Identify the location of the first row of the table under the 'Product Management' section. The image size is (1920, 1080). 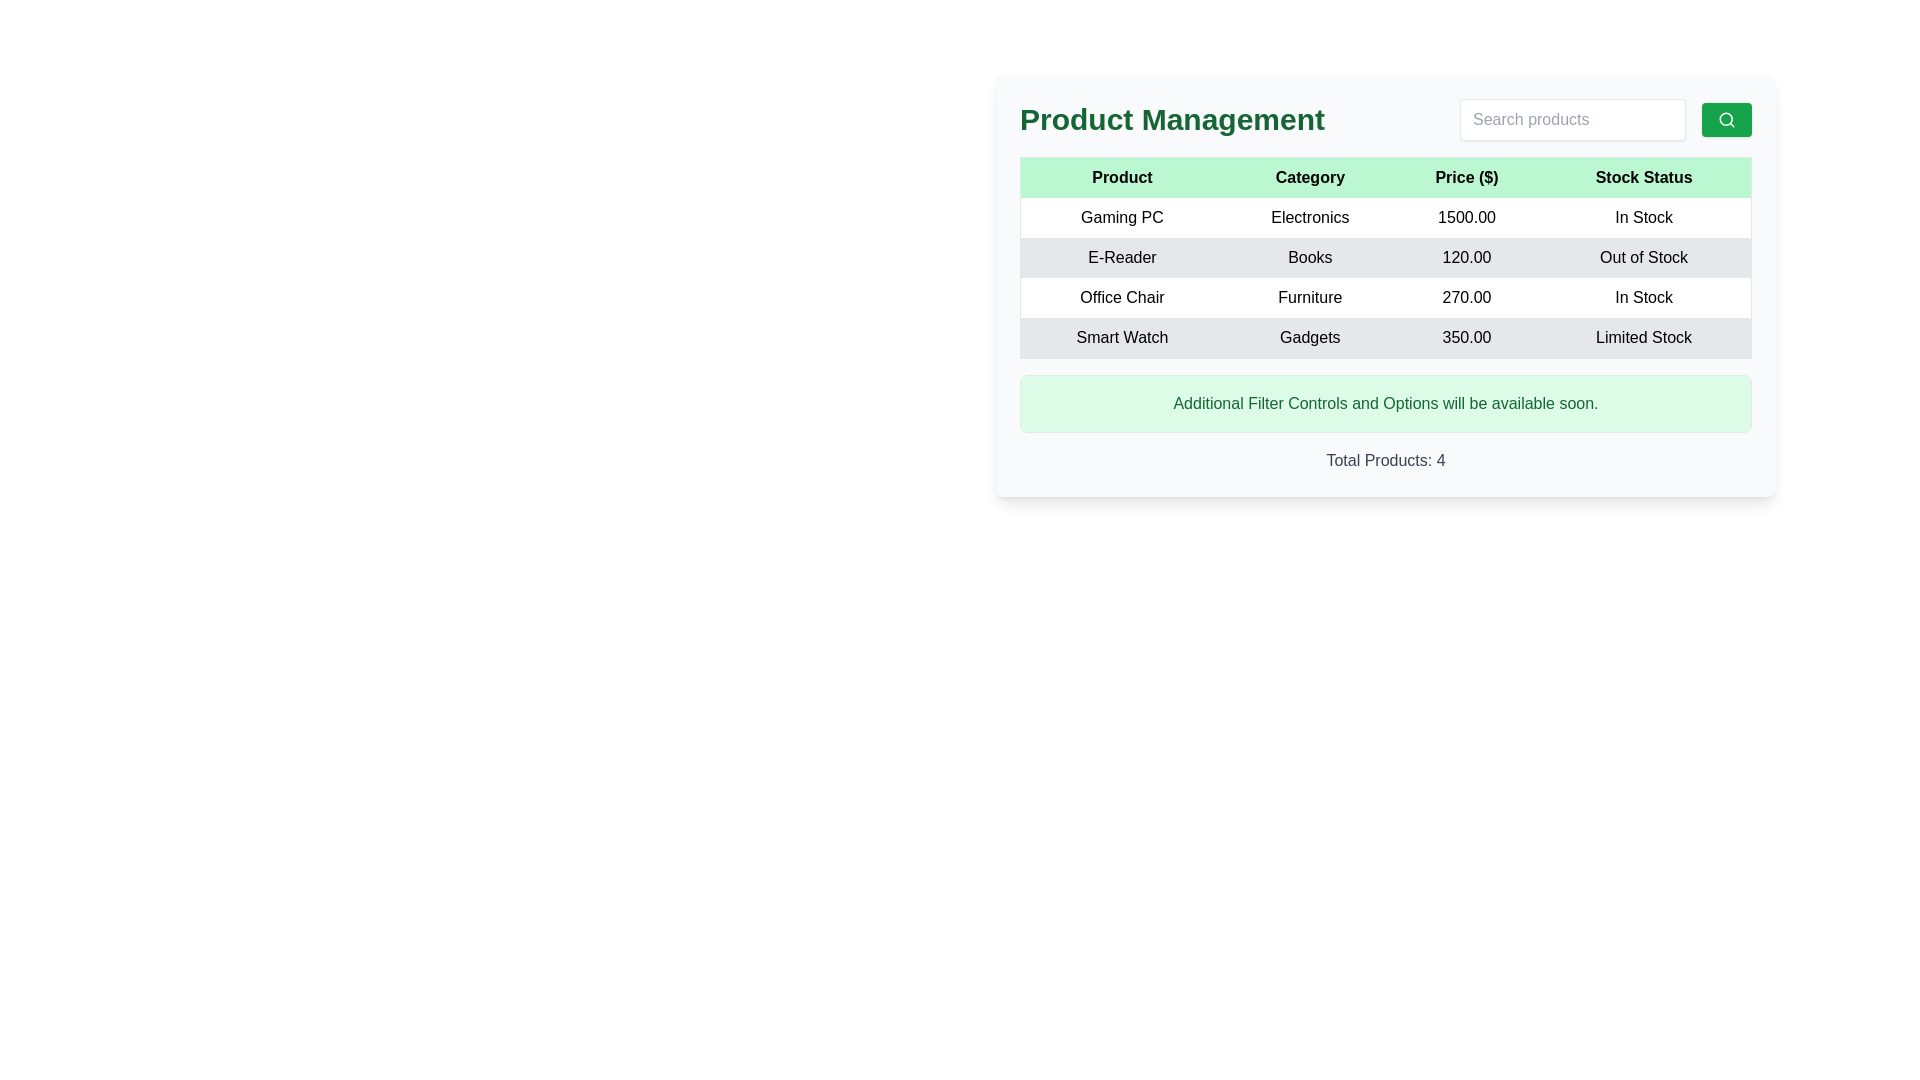
(1385, 218).